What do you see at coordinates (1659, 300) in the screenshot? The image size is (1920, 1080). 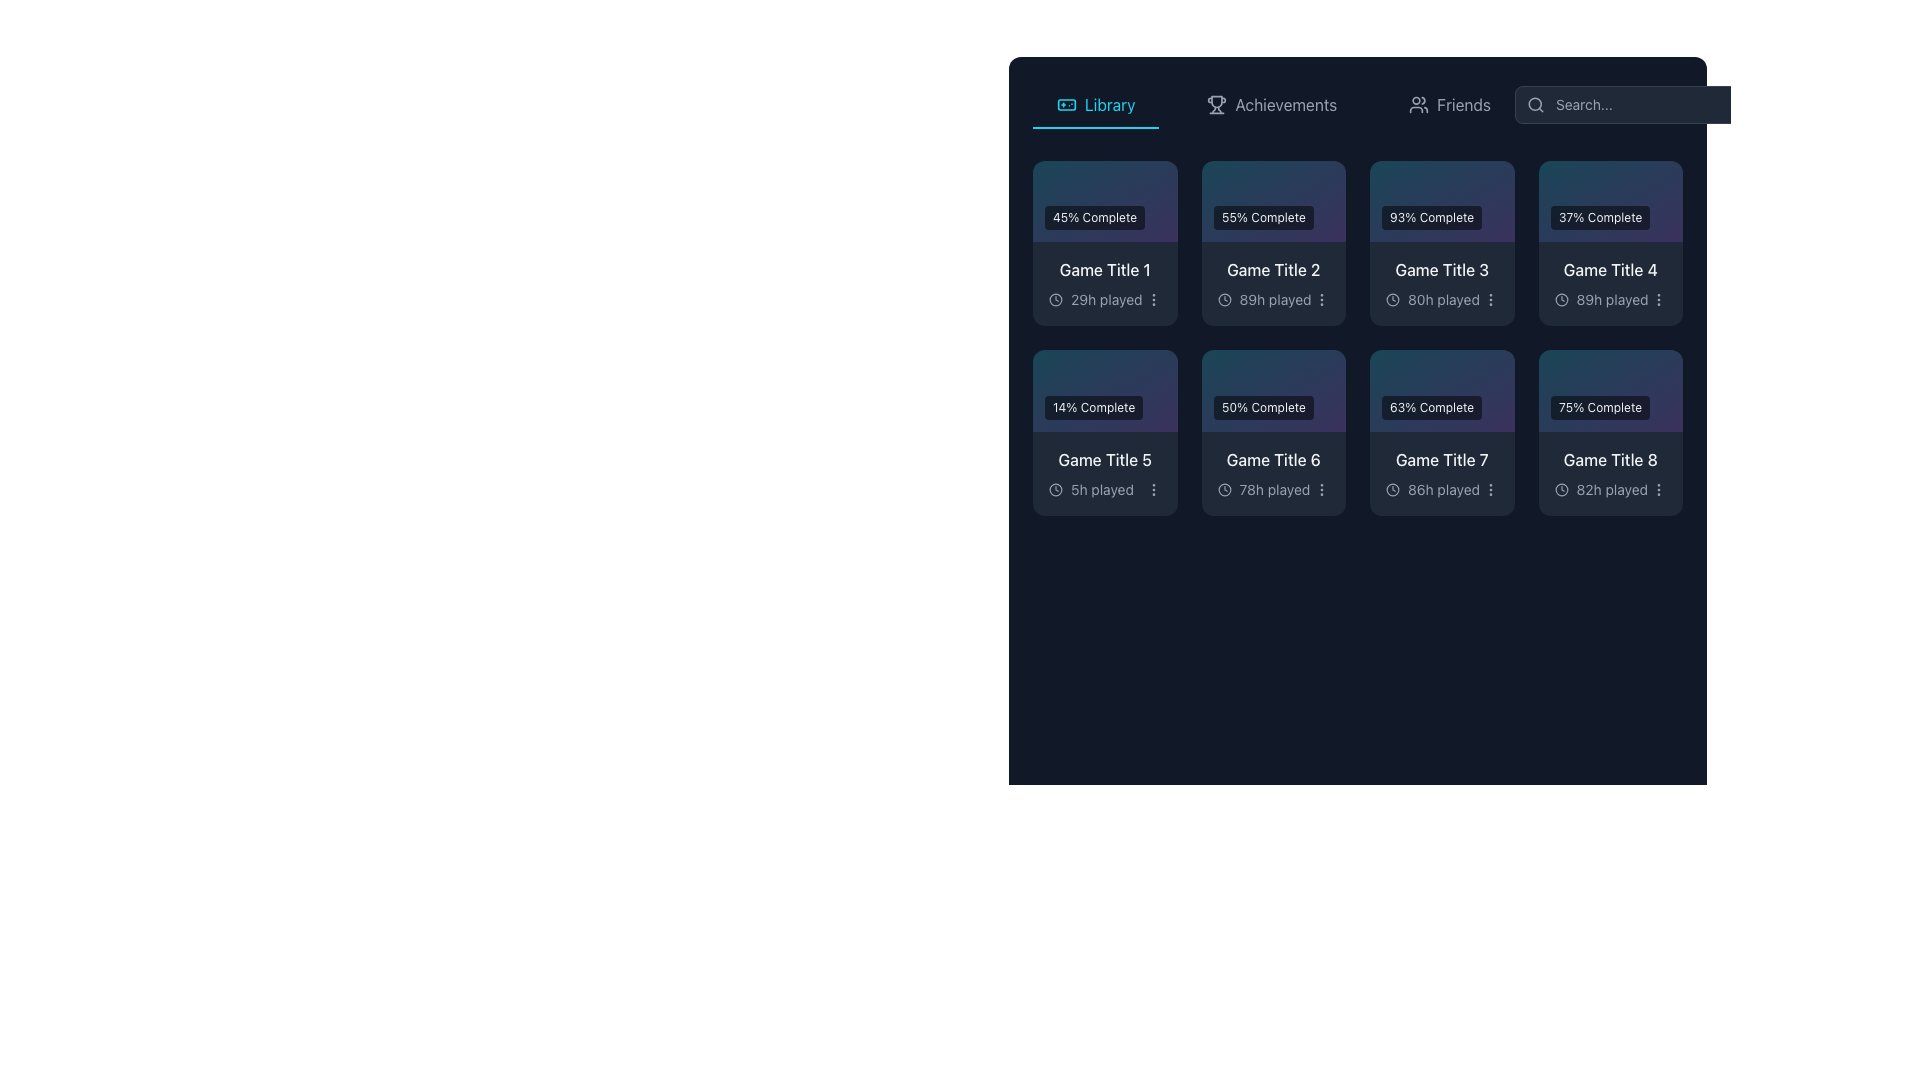 I see `the vertical ellipsis icon next to '89h played' in the row for 'Game Title 4'` at bounding box center [1659, 300].